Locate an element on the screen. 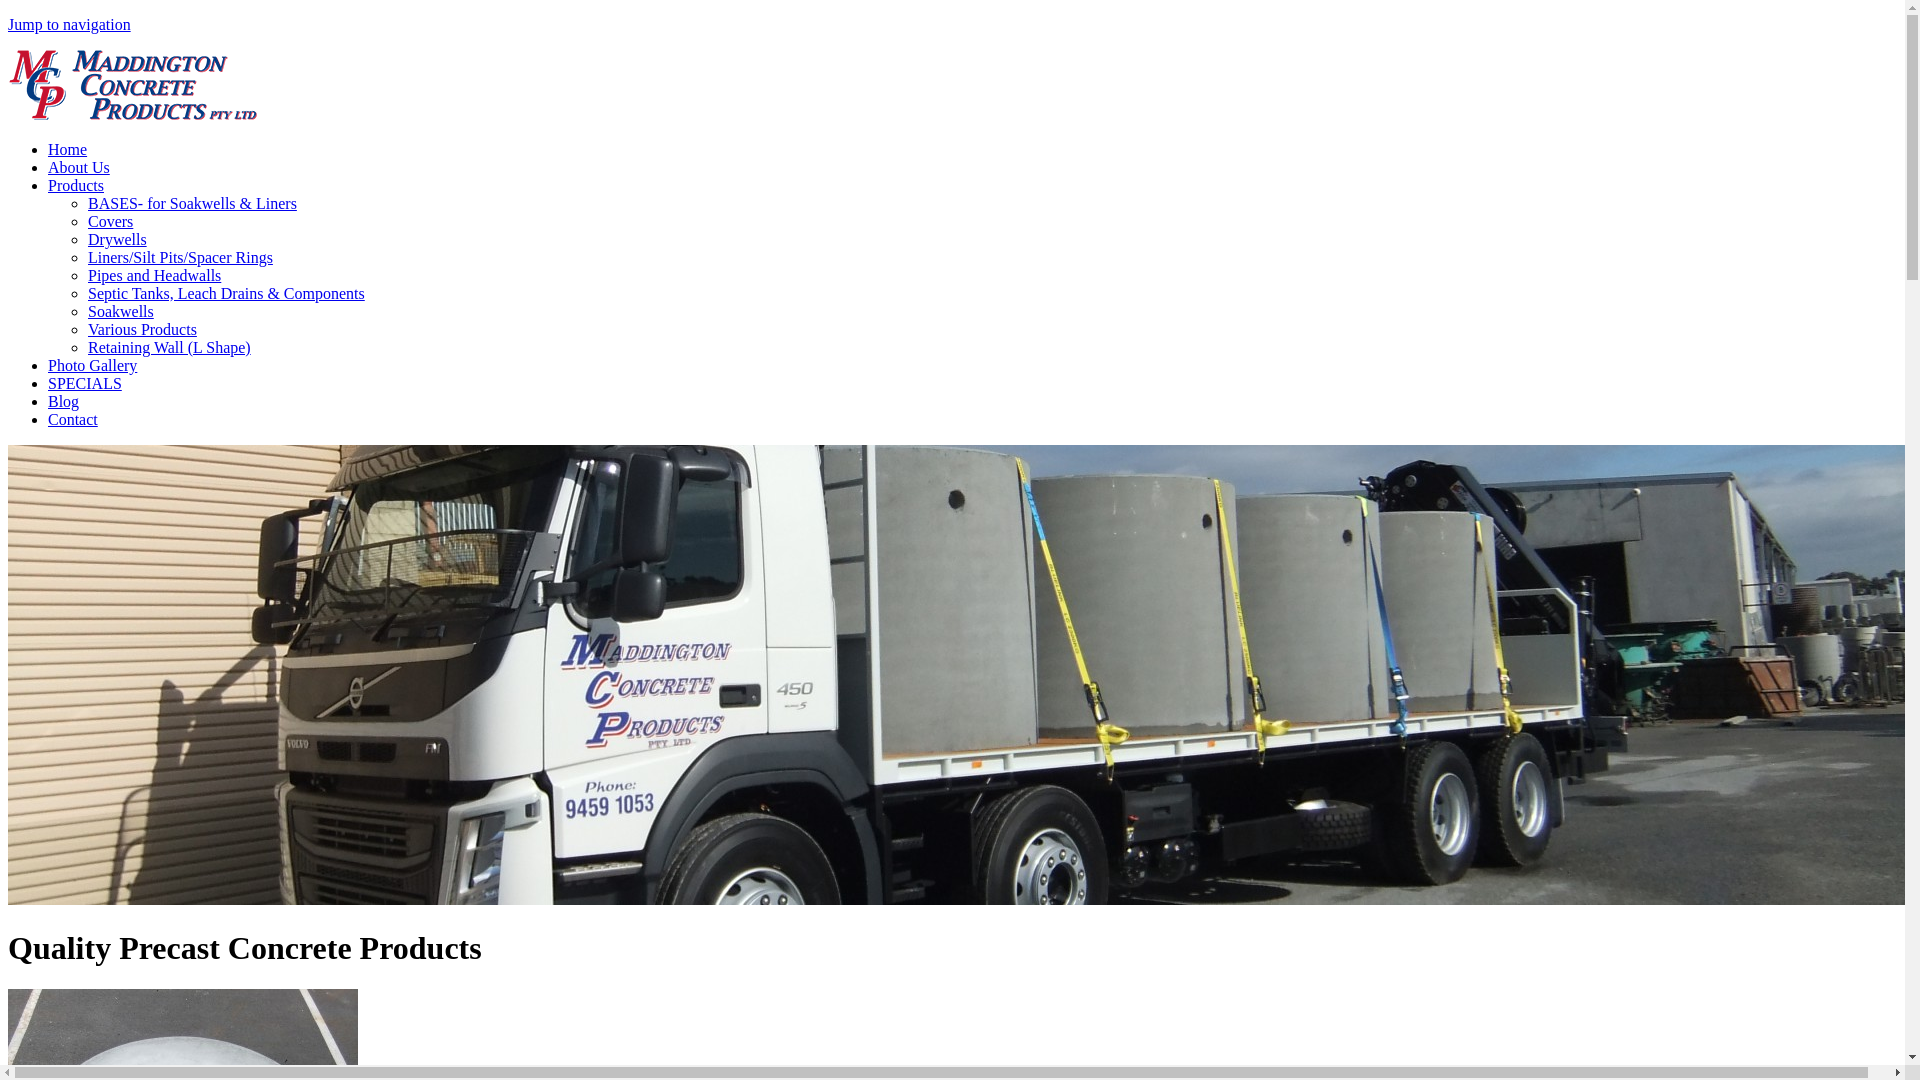  'Contact' is located at coordinates (72, 418).